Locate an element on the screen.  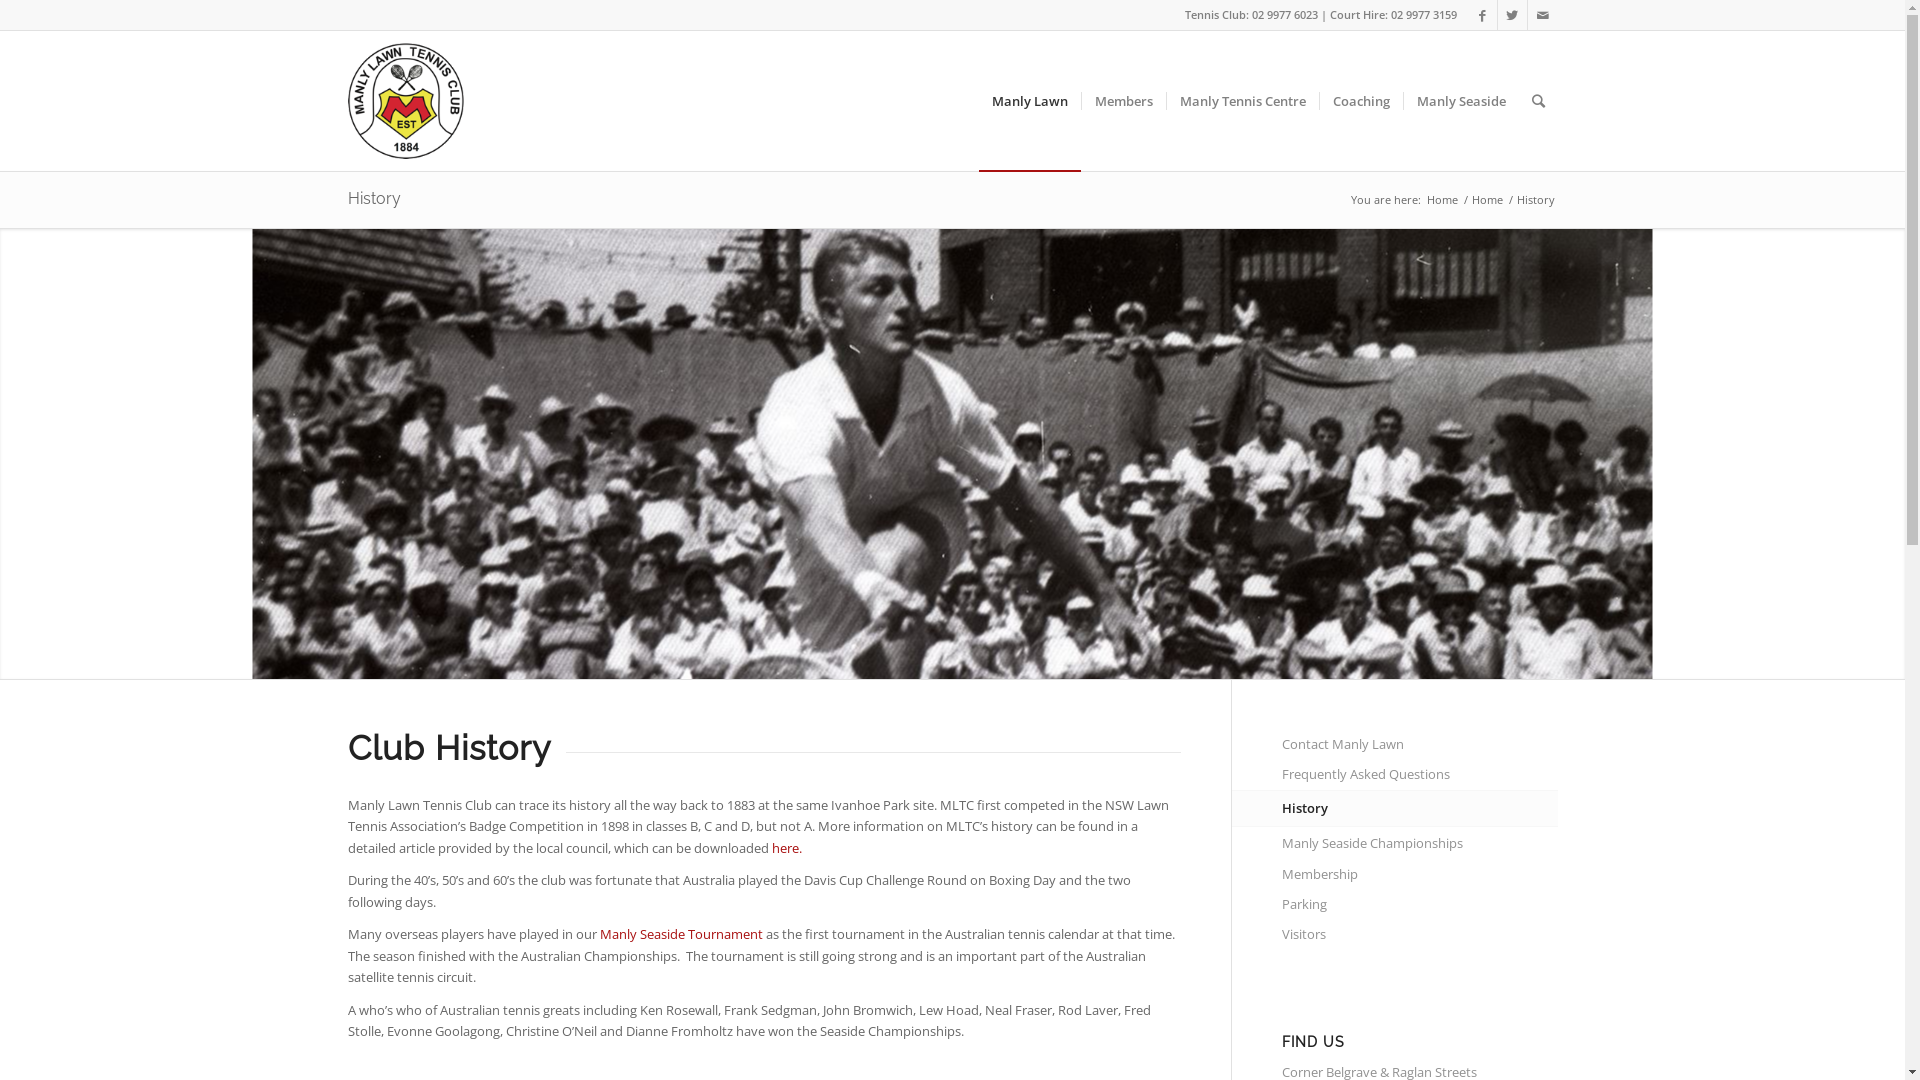
'Visitors' is located at coordinates (1419, 934).